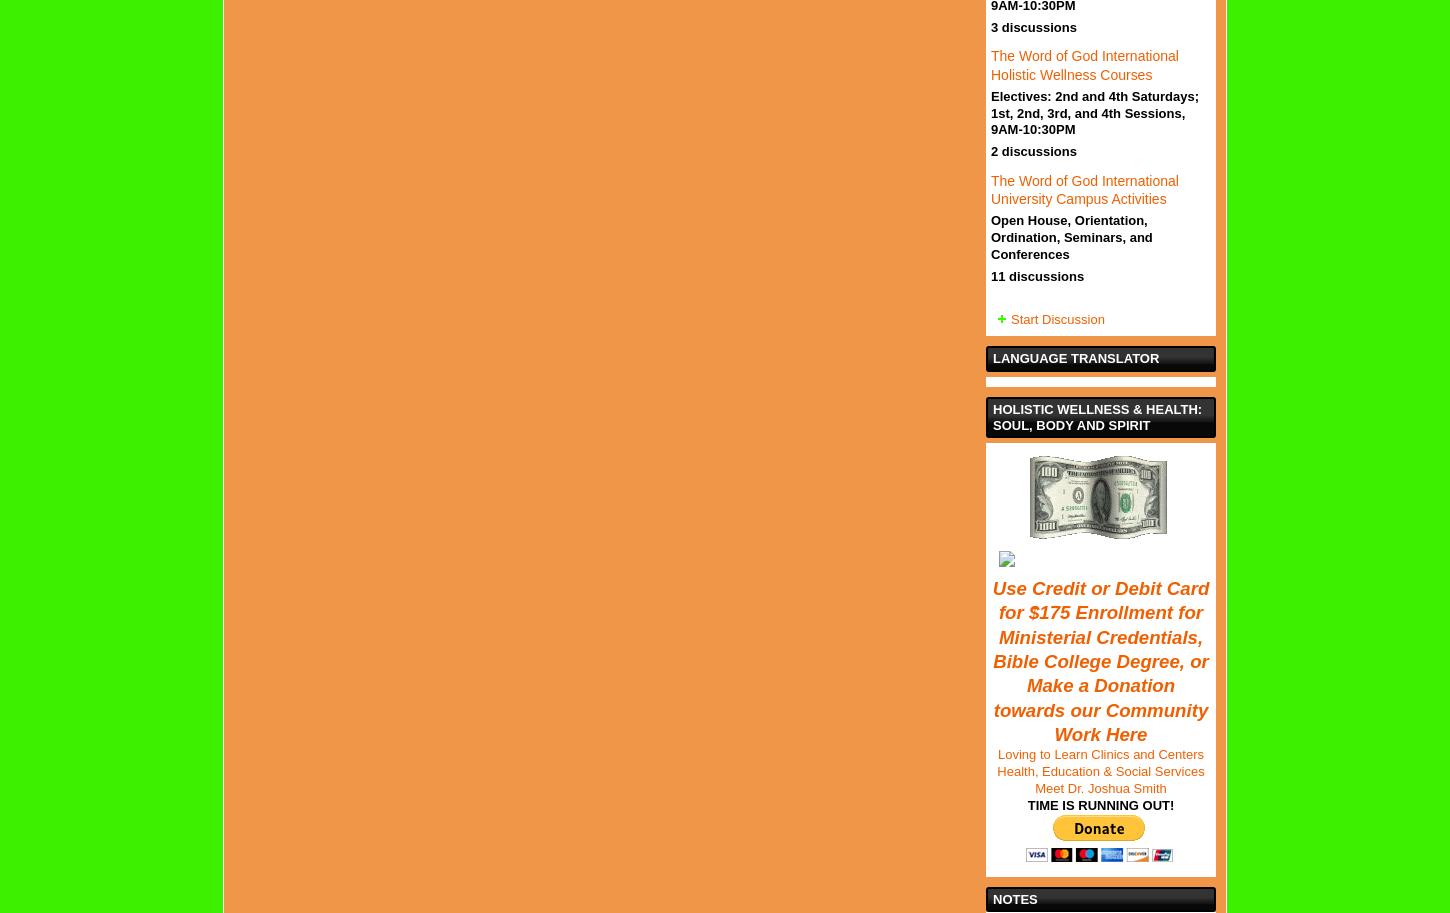 This screenshot has height=913, width=1450. What do you see at coordinates (990, 64) in the screenshot?
I see `'The Word of God International Holistic Wellness Courses'` at bounding box center [990, 64].